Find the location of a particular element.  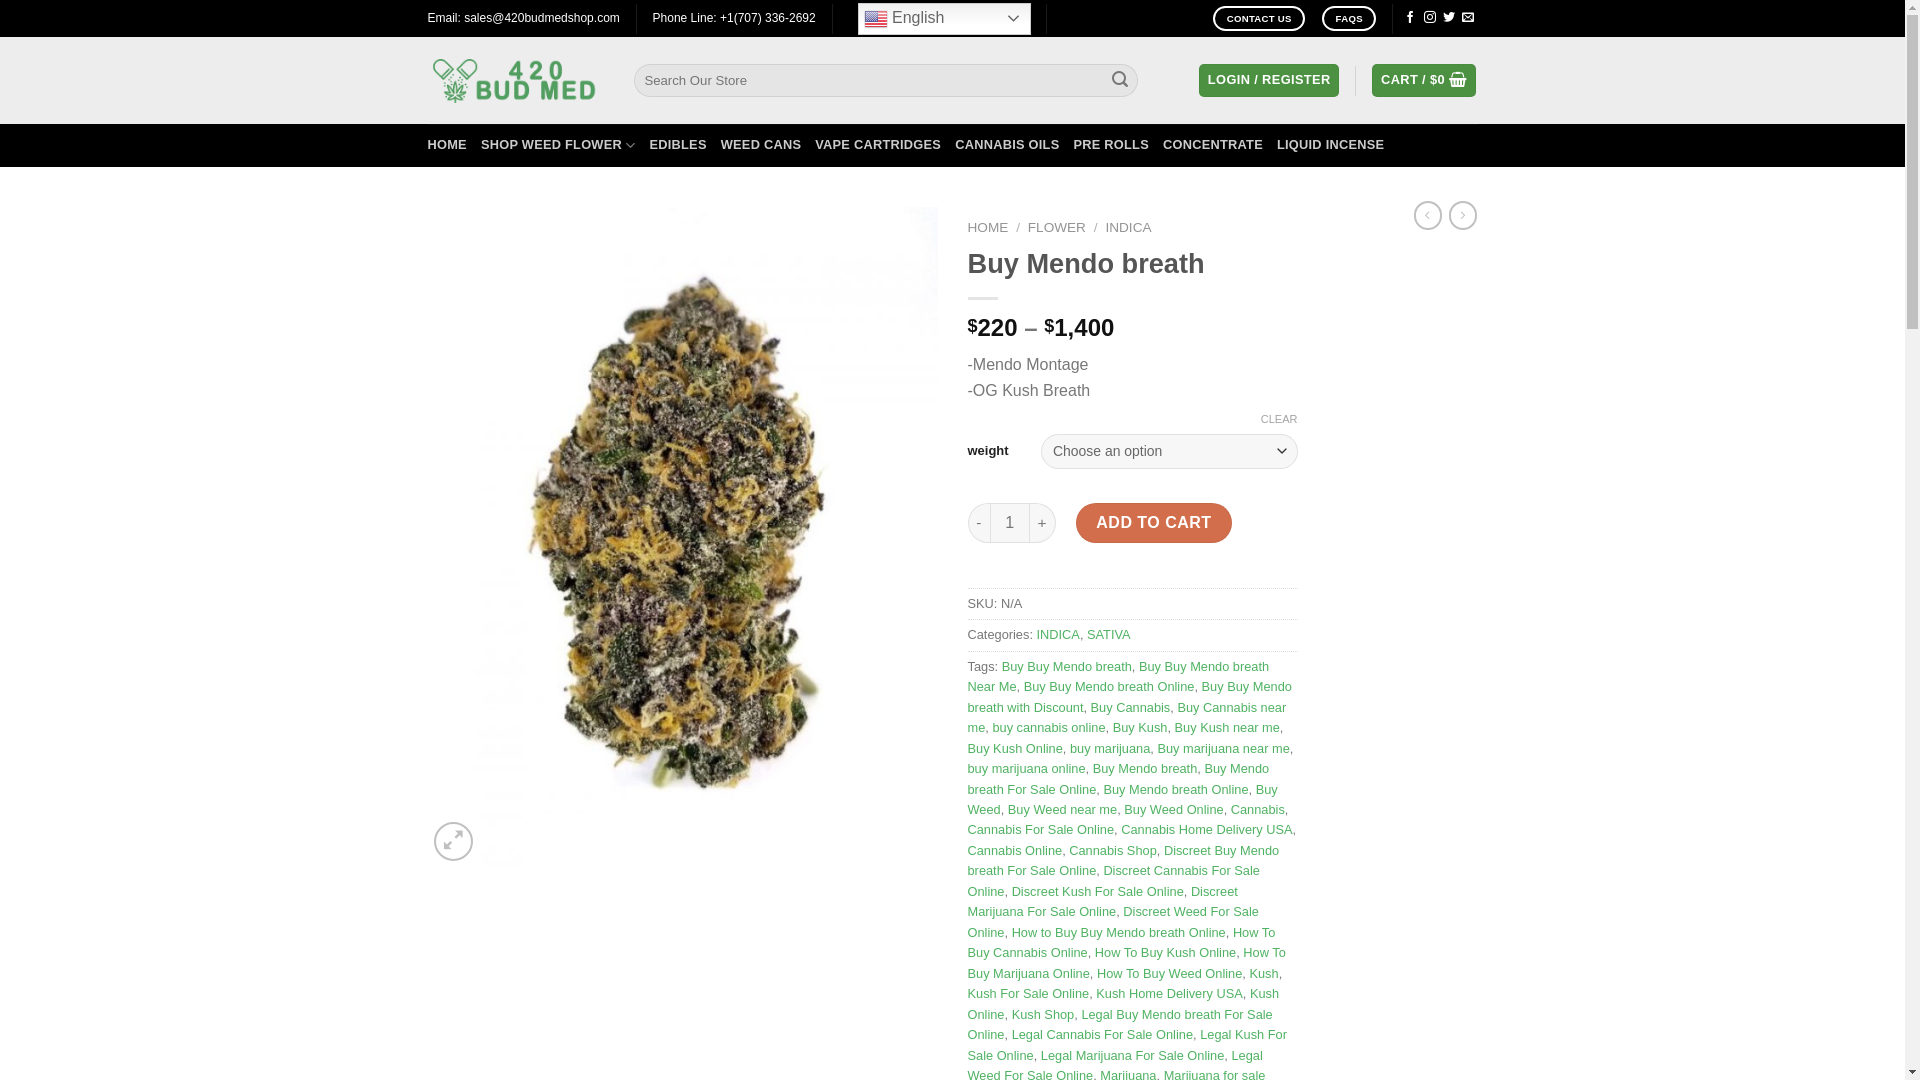

'Discreet Marijuana For Sale Online' is located at coordinates (1102, 901).